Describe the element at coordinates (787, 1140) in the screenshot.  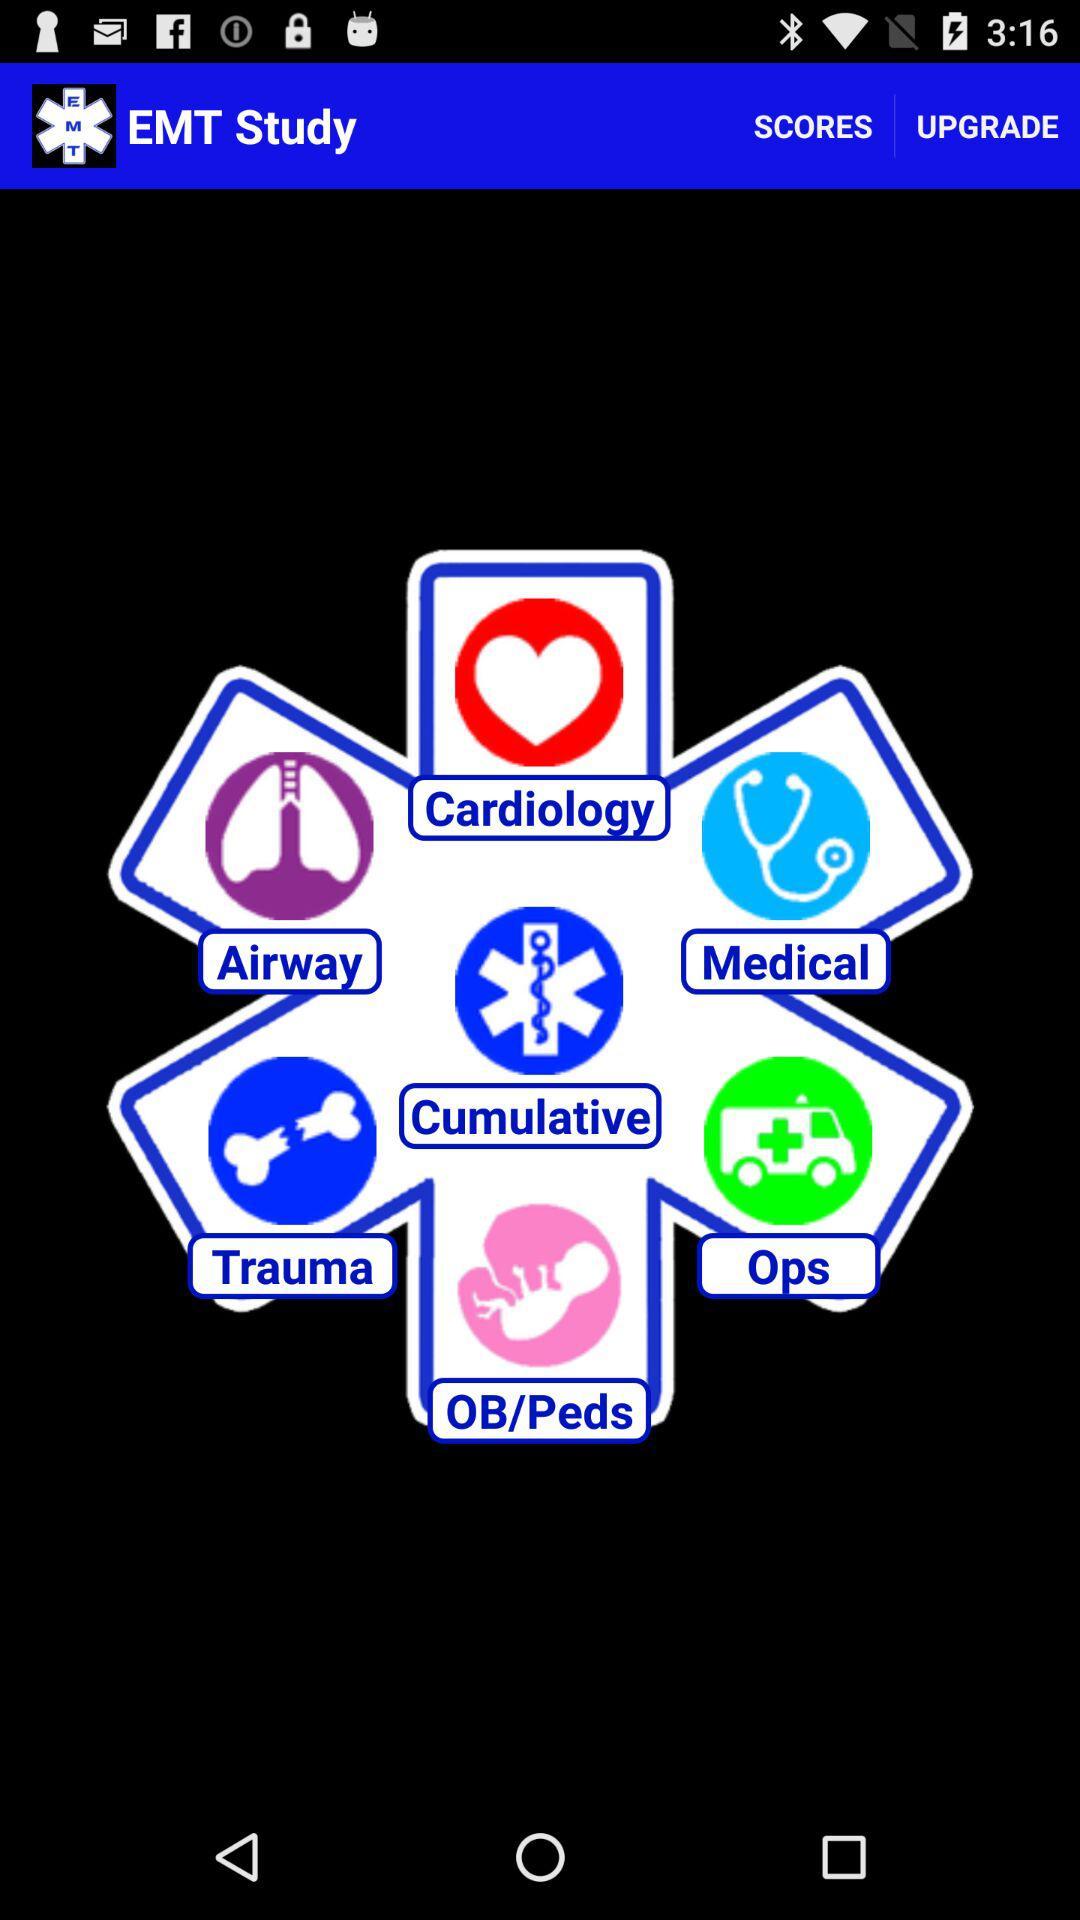
I see `ops icon` at that location.